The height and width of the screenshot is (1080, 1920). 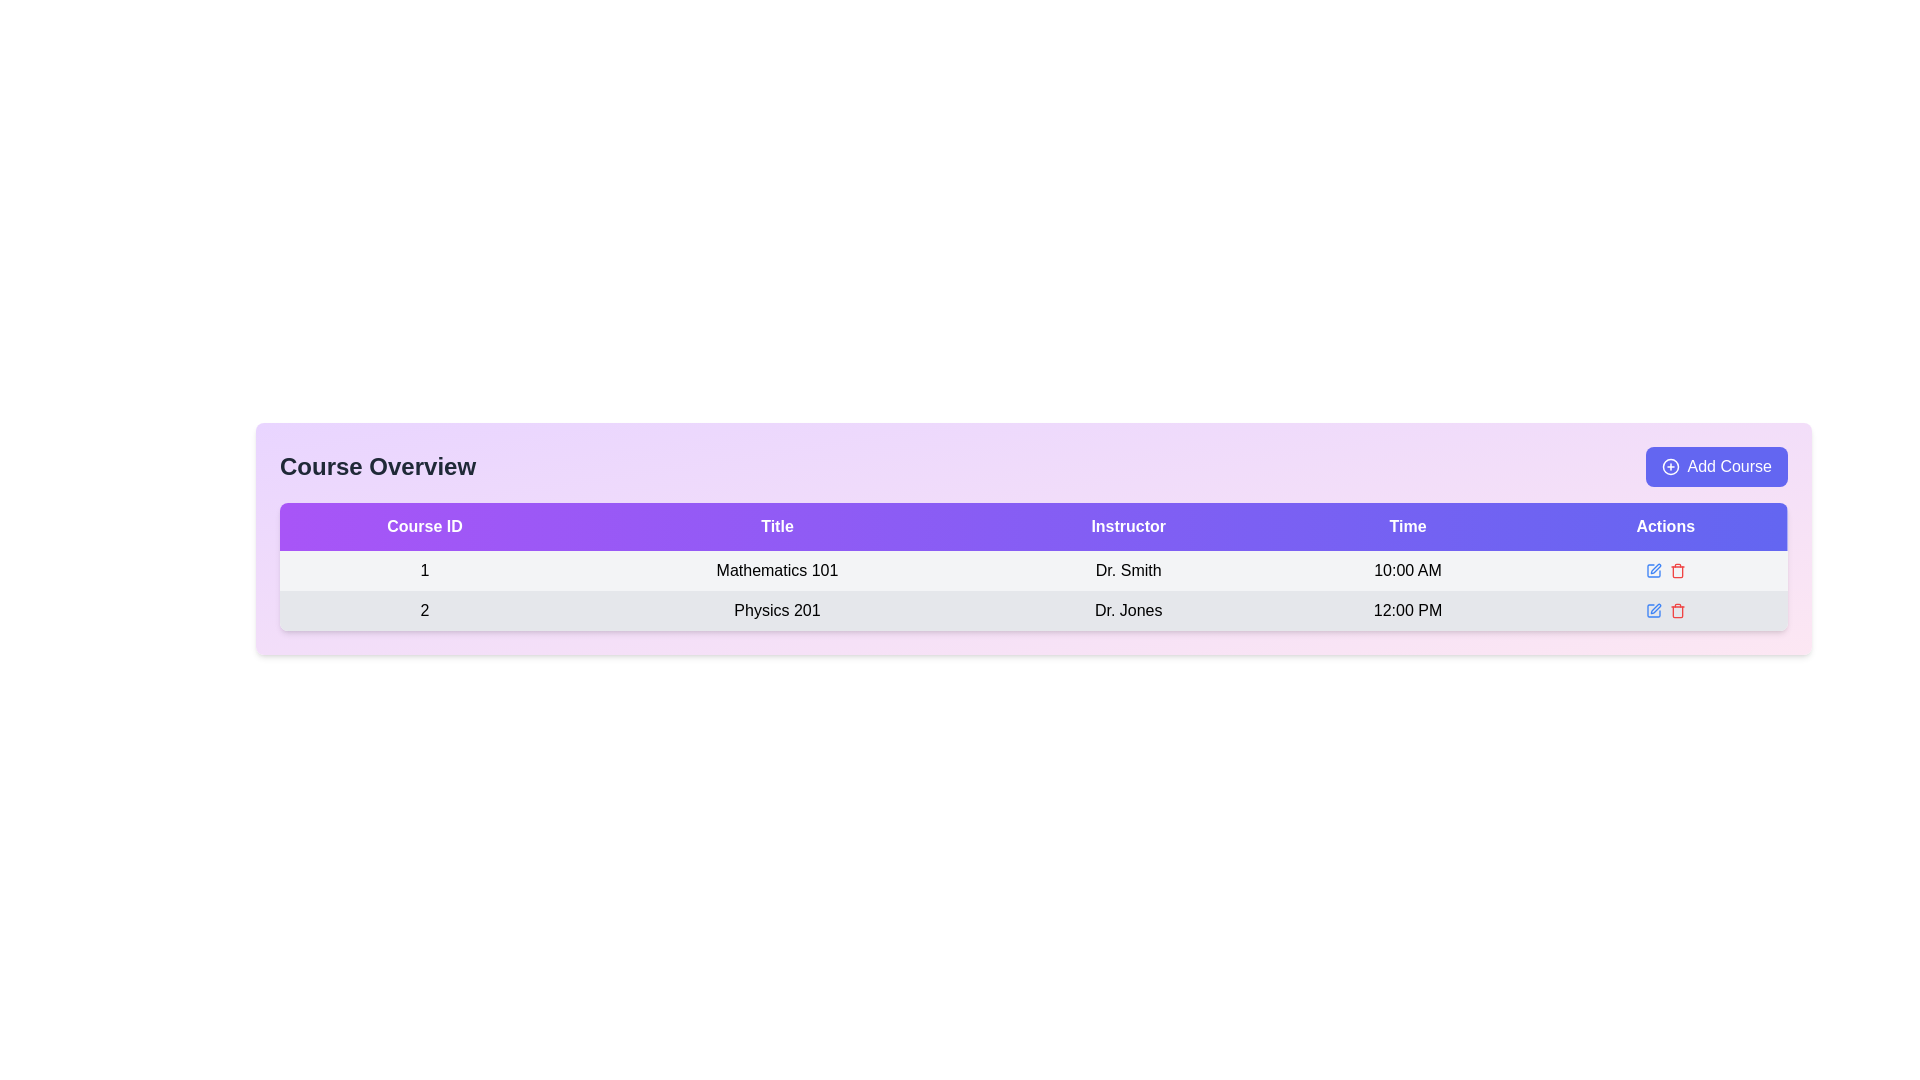 What do you see at coordinates (1665, 526) in the screenshot?
I see `the 'Actions' text label in the table column header, which is centered in a rectangular area with white text on a purple background, located in the top-right section of the table` at bounding box center [1665, 526].